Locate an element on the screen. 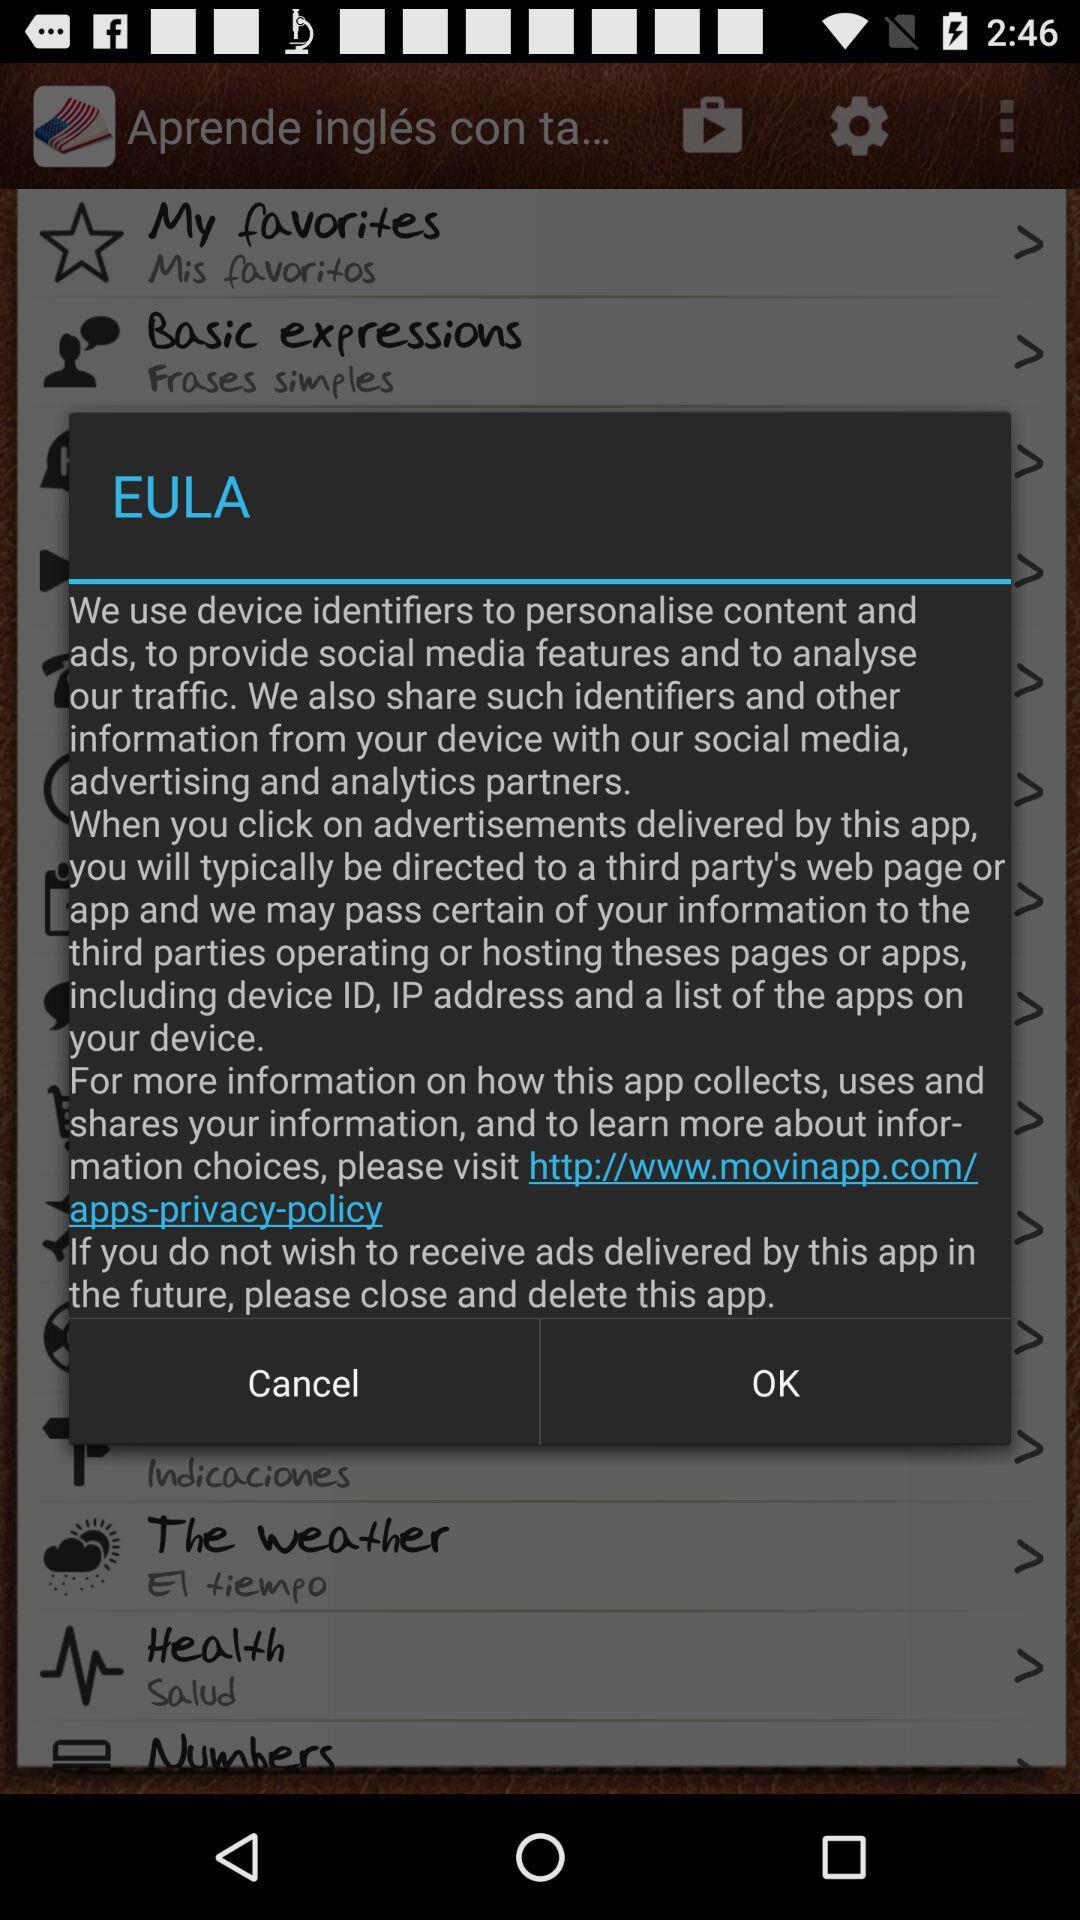 The height and width of the screenshot is (1920, 1080). the cancel is located at coordinates (304, 1381).